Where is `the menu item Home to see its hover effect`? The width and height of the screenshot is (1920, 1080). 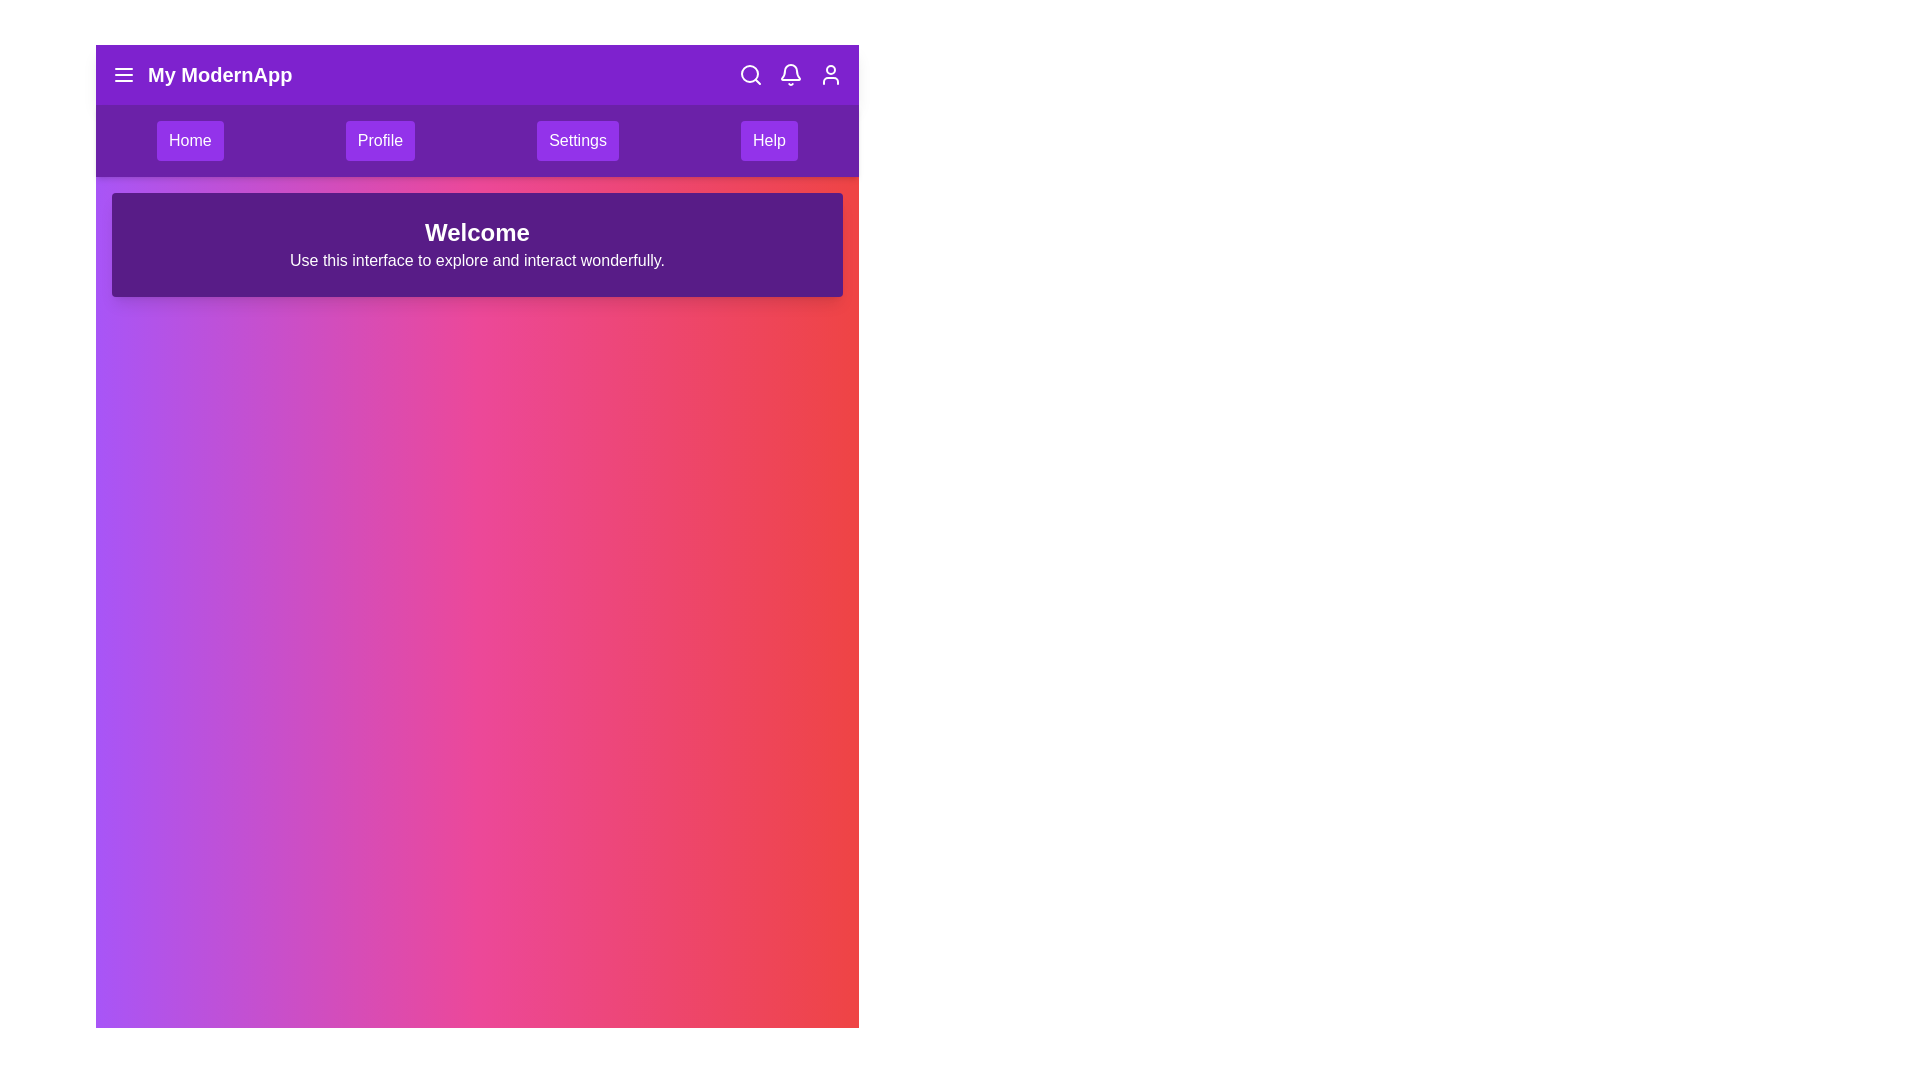 the menu item Home to see its hover effect is located at coordinates (190, 140).